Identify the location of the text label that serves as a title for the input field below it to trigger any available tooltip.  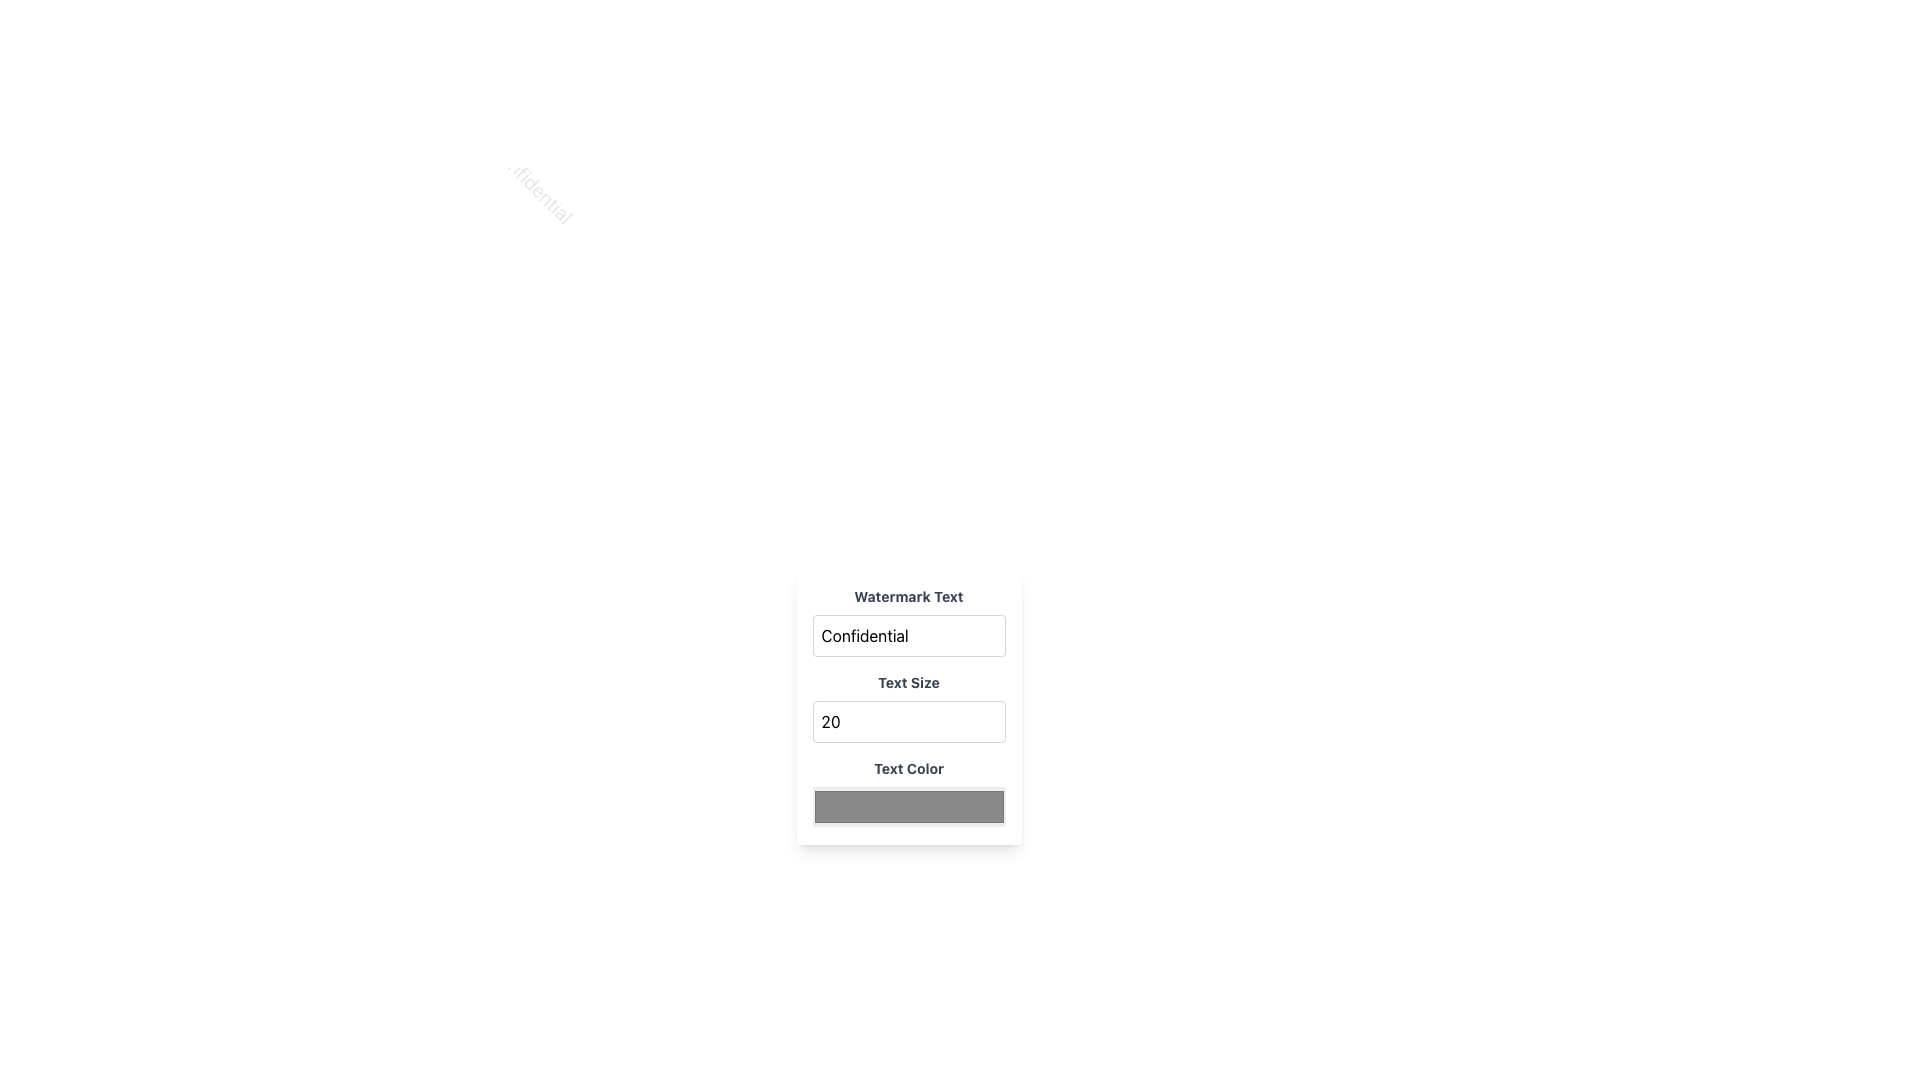
(907, 596).